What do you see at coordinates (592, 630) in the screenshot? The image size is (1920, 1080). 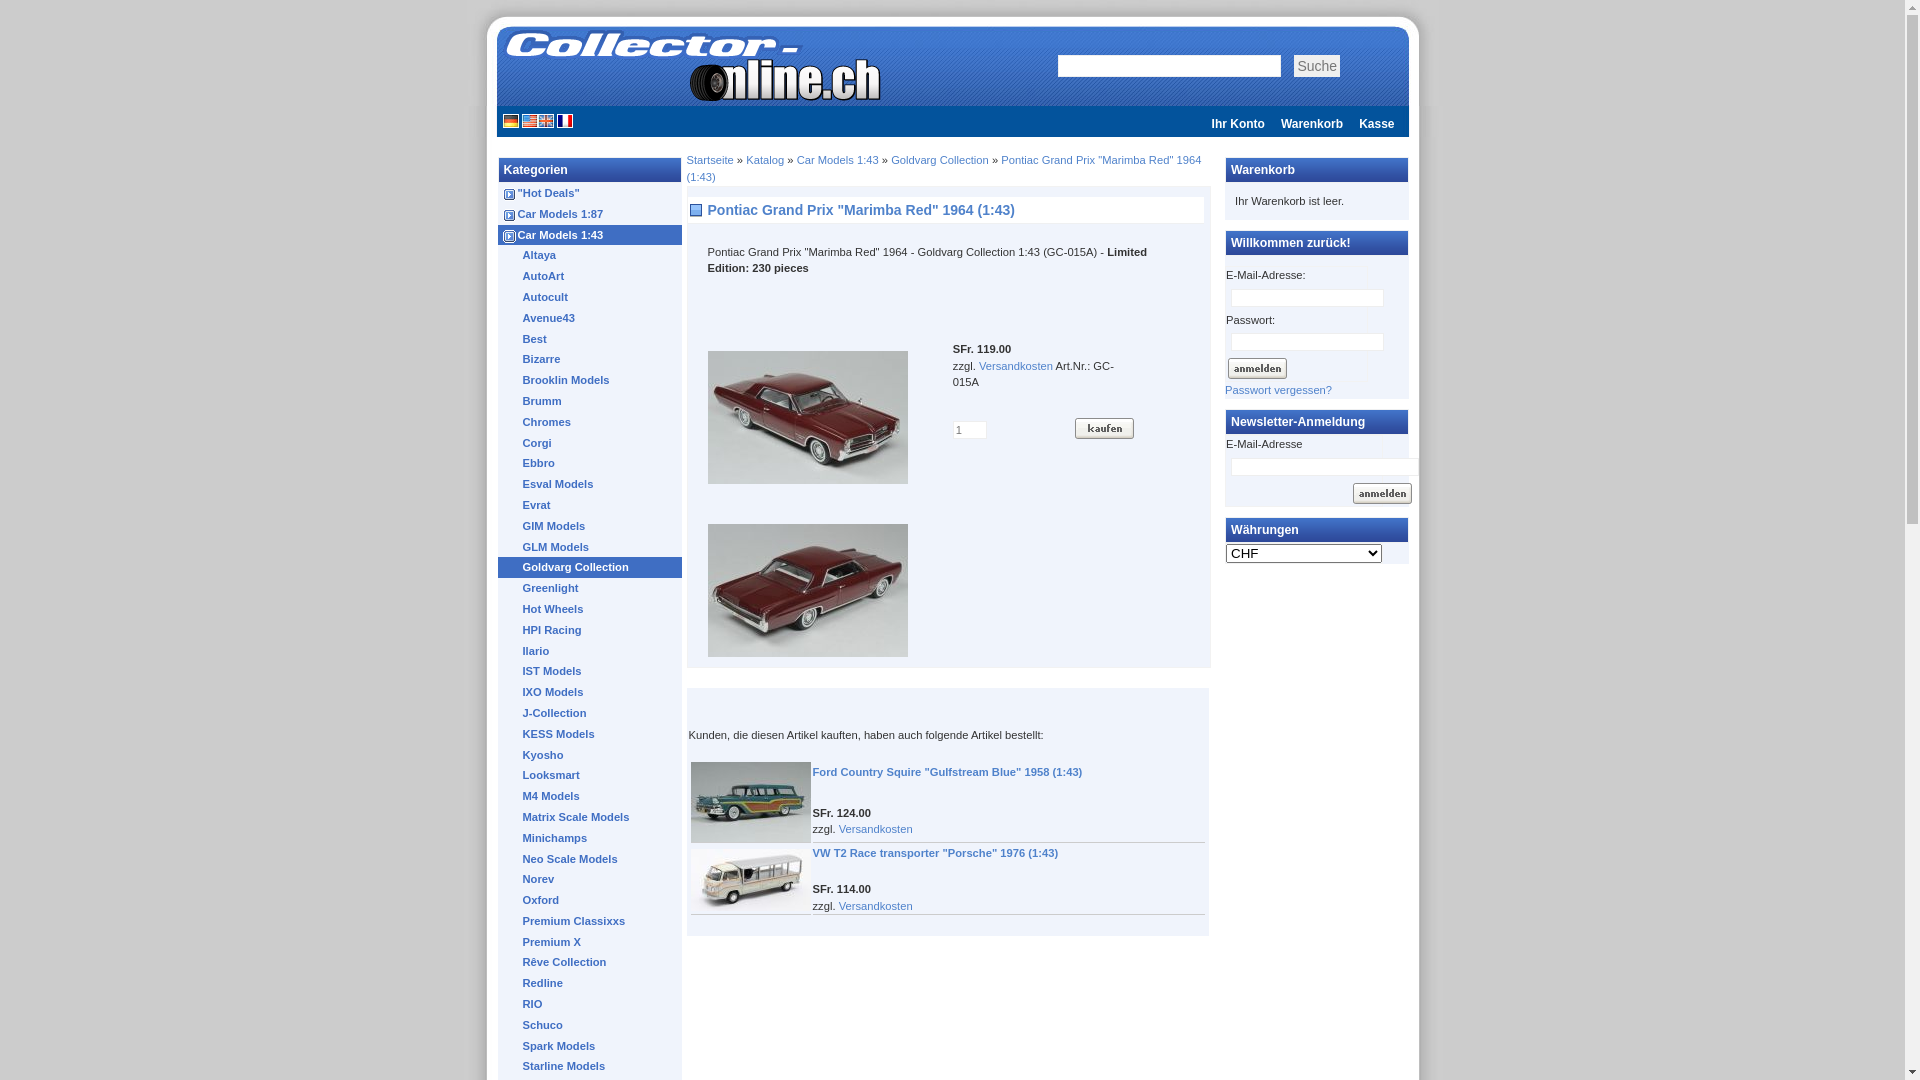 I see `'HPI Racing'` at bounding box center [592, 630].